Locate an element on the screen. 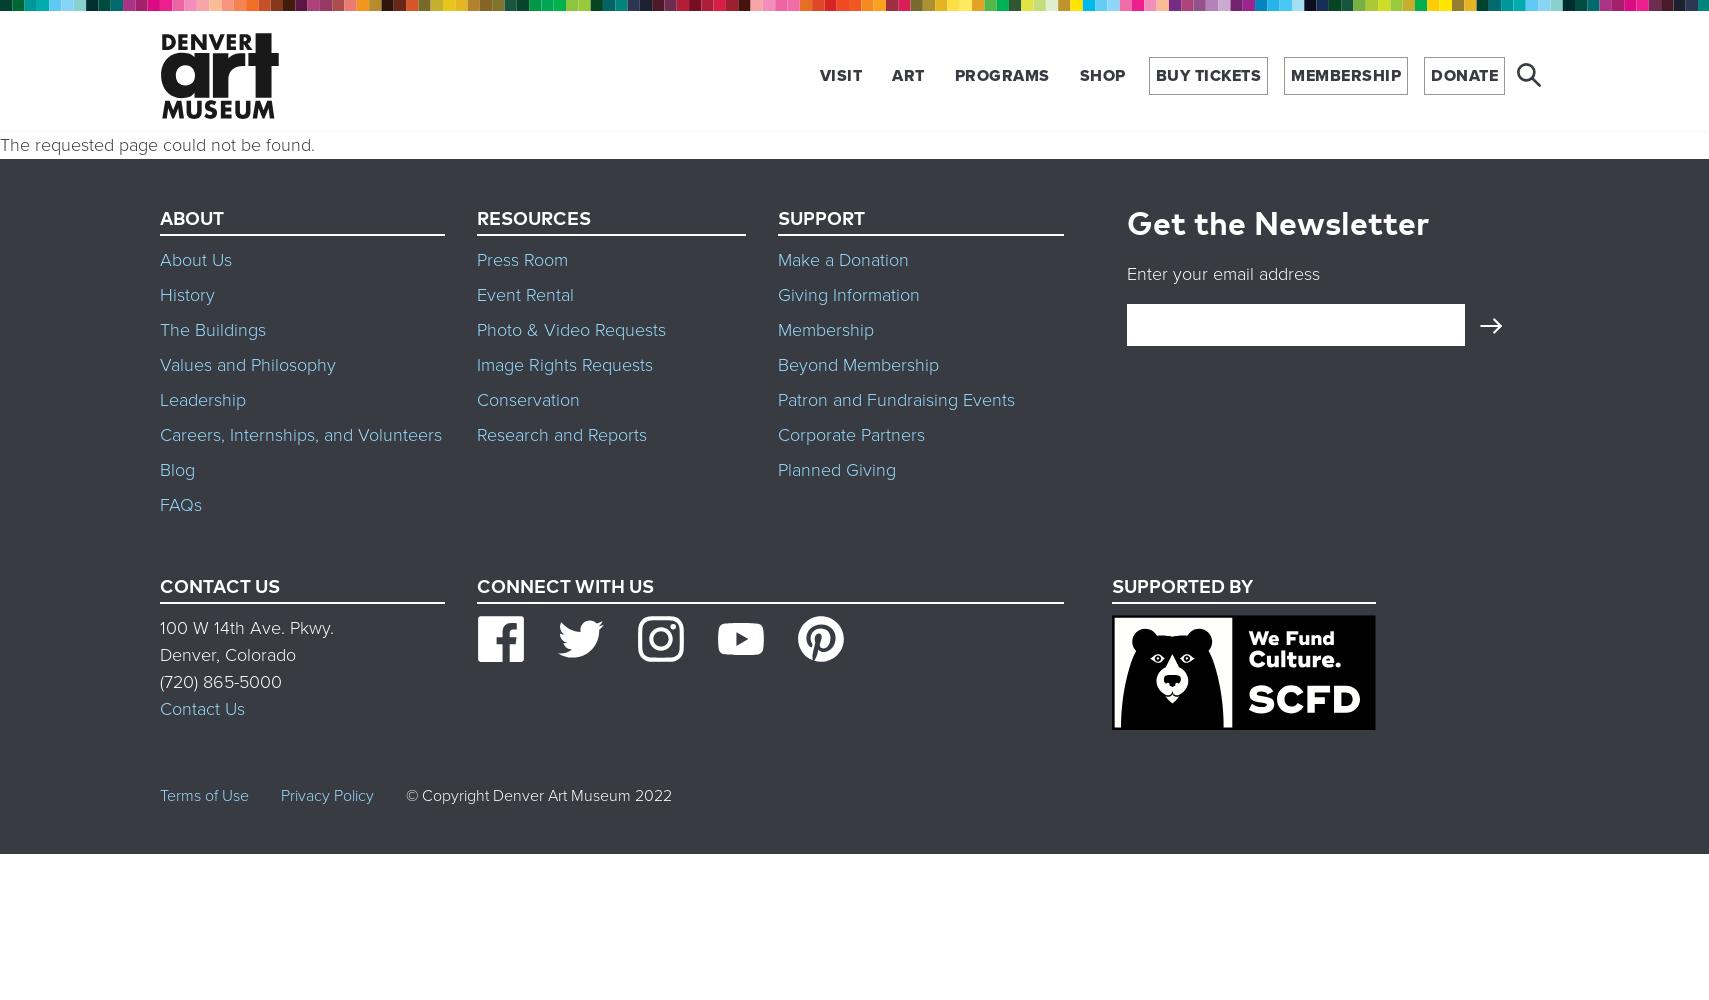 This screenshot has height=1000, width=1709. 'Event Rental' is located at coordinates (524, 294).